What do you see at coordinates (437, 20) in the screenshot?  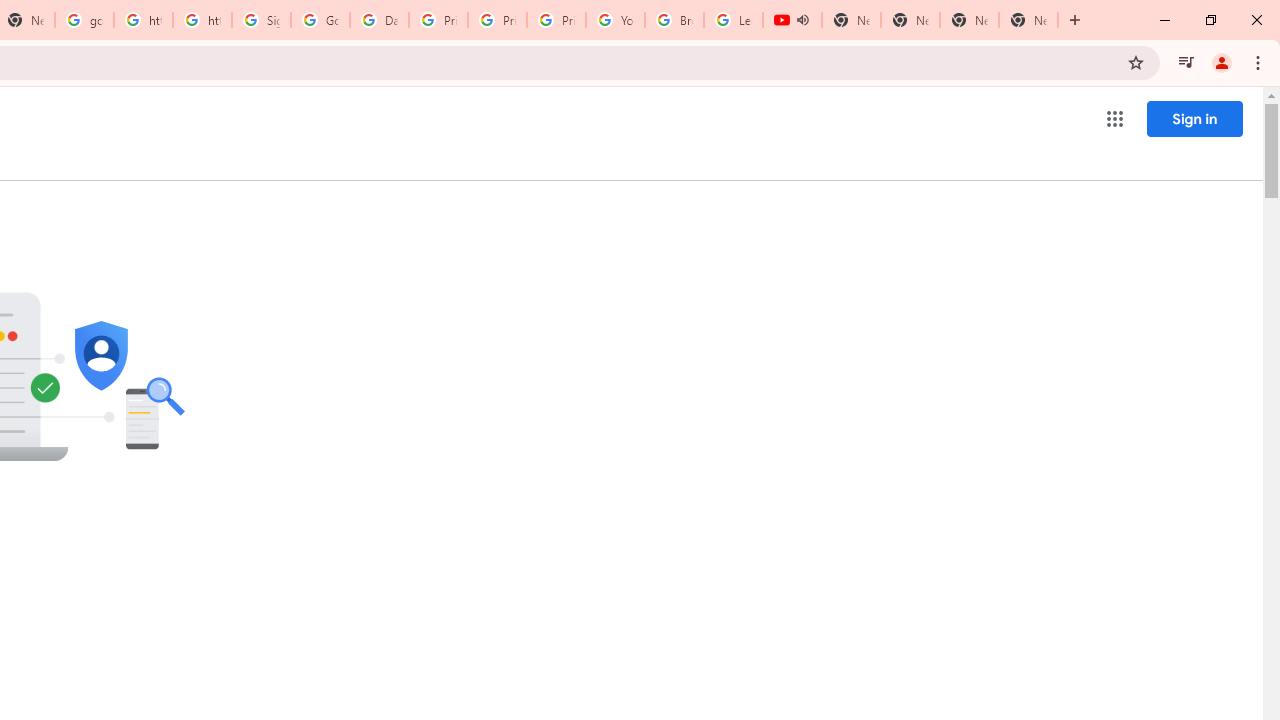 I see `'Privacy Help Center - Policies Help'` at bounding box center [437, 20].